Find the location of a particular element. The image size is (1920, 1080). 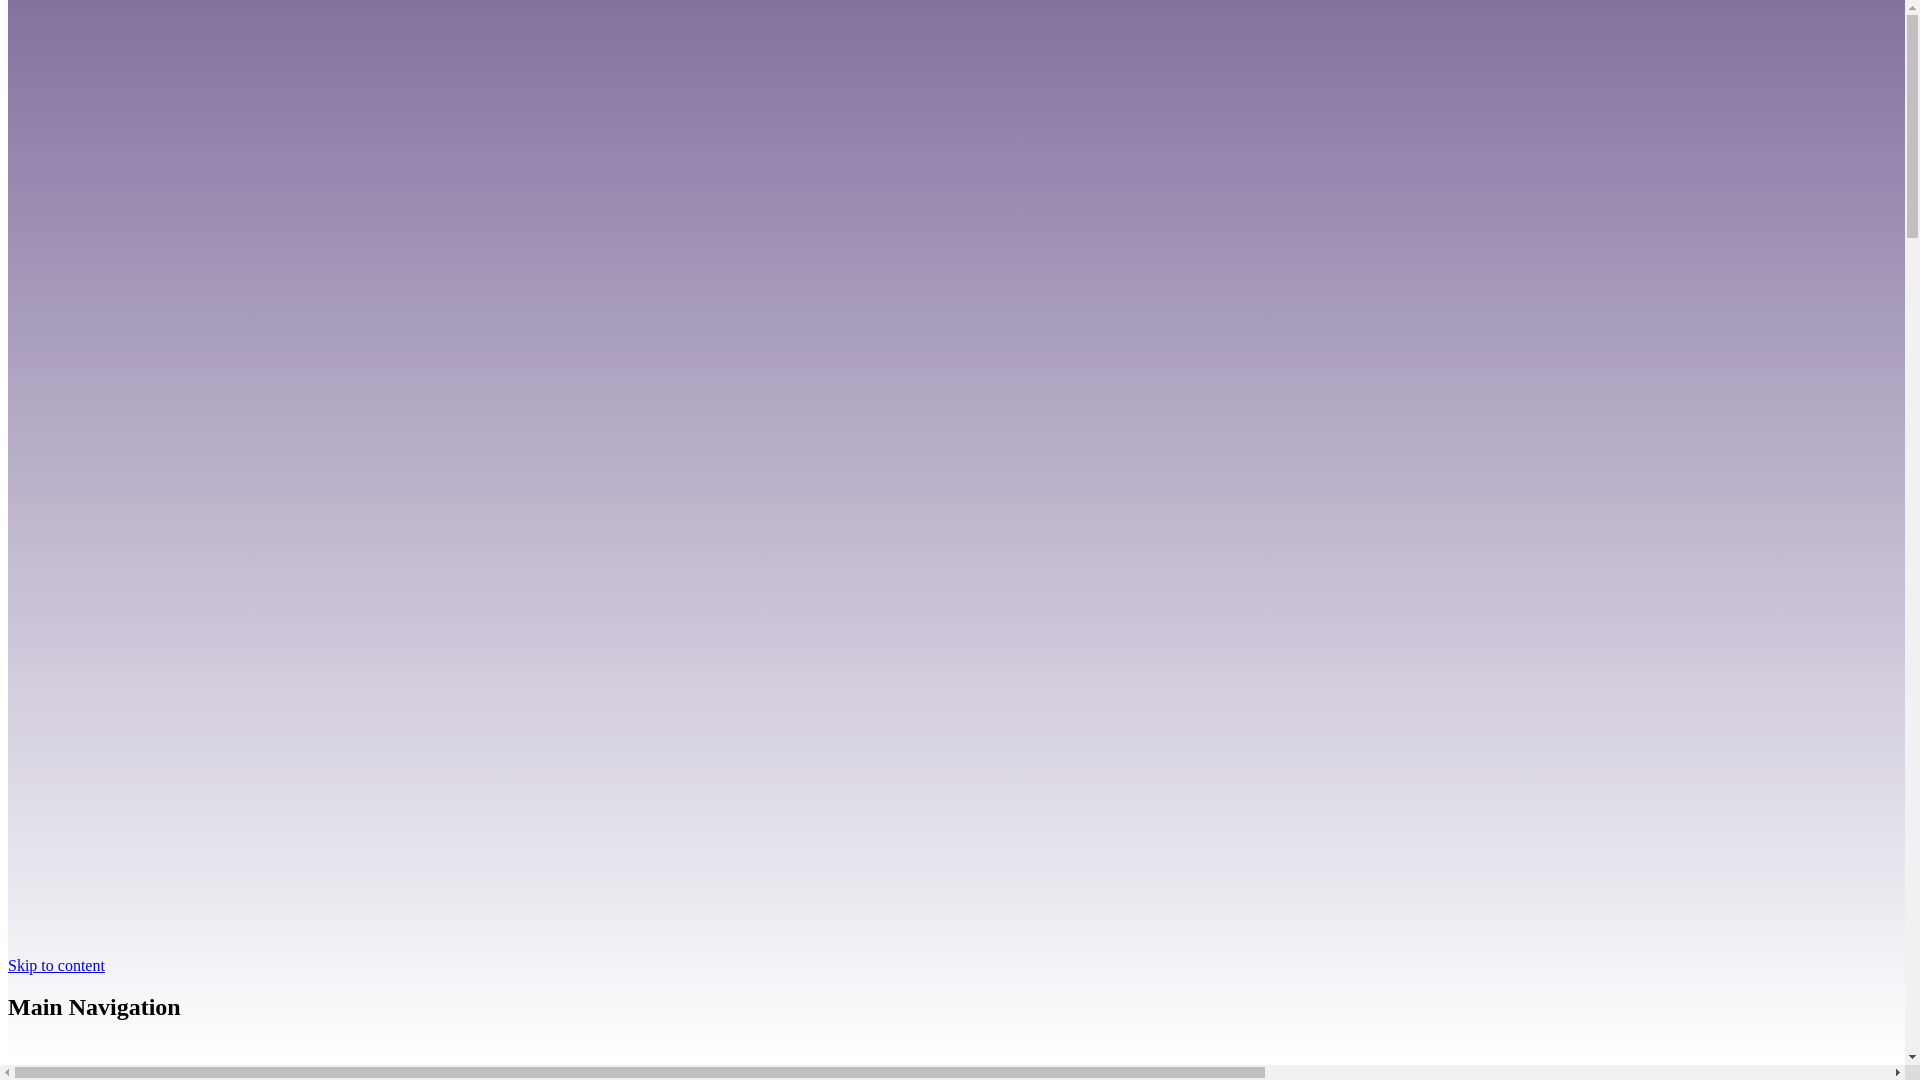

'Skip to content' is located at coordinates (8, 963).